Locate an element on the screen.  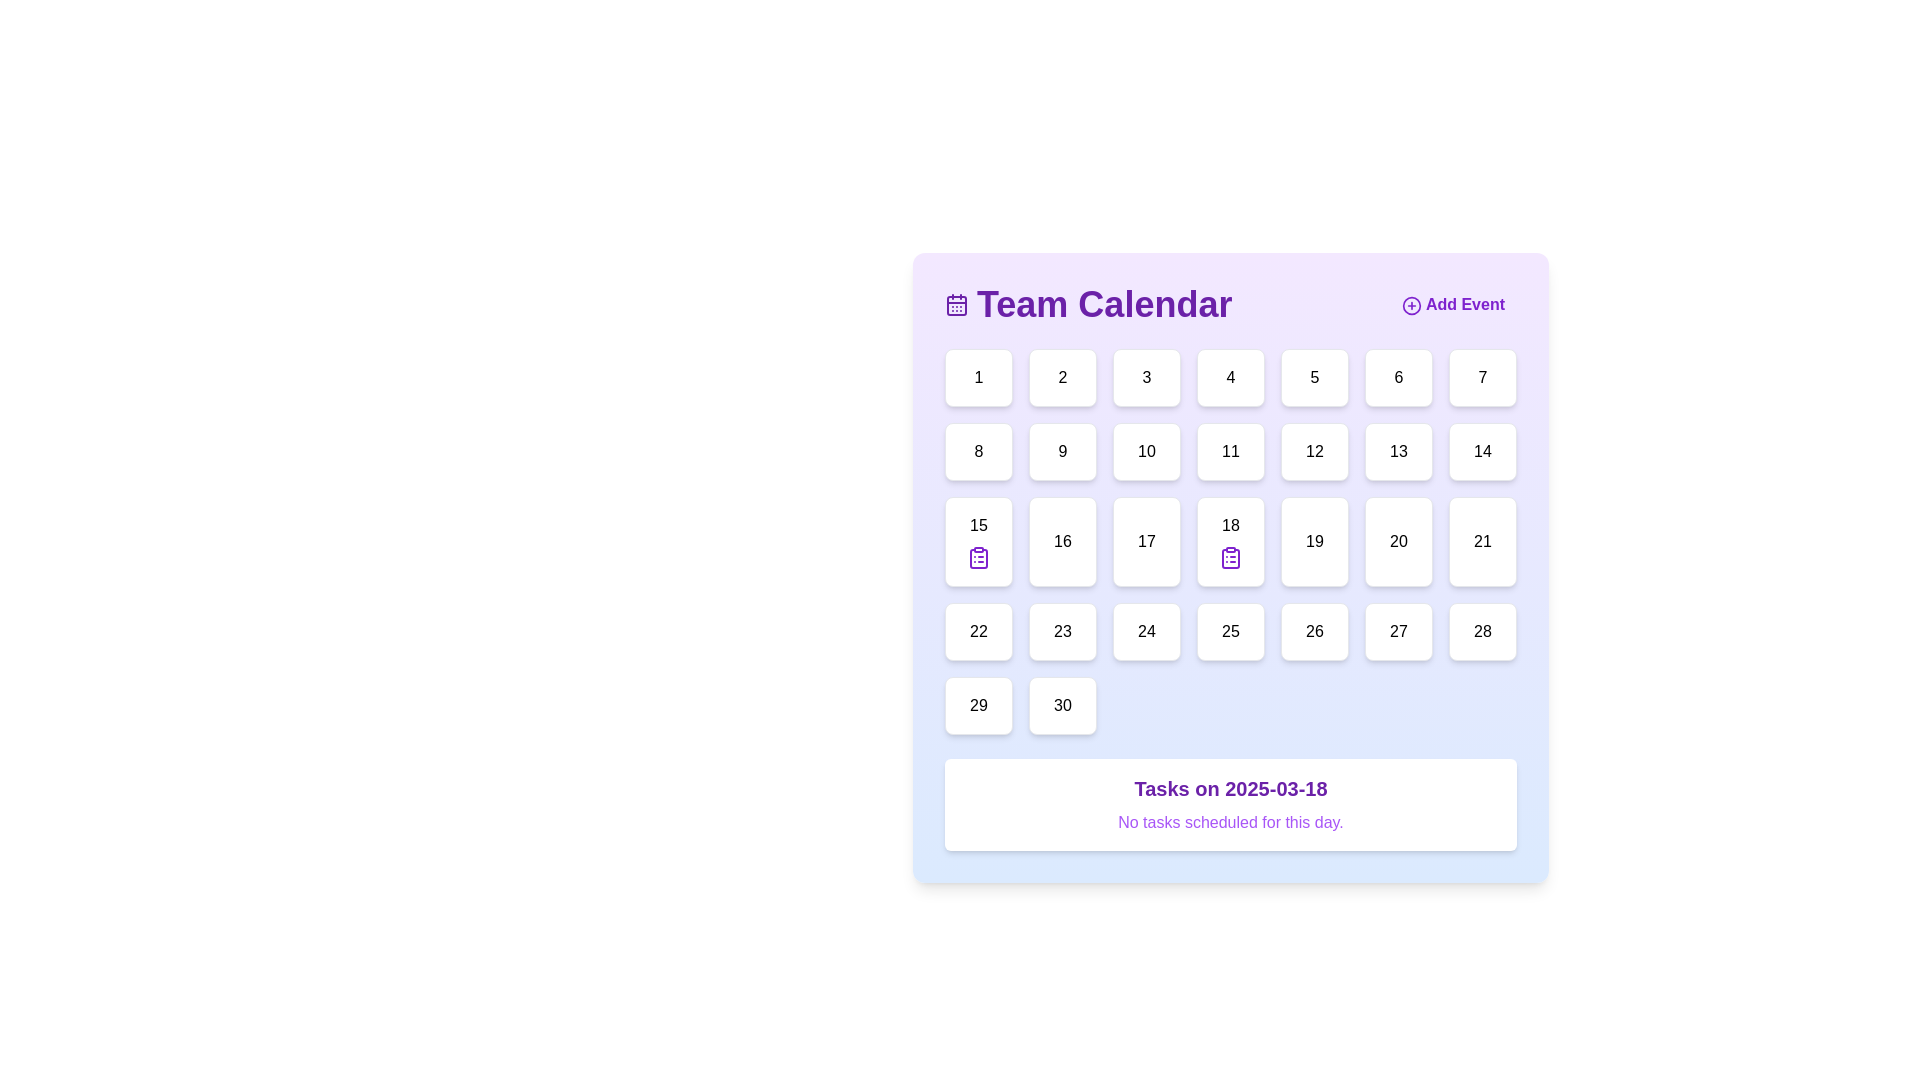
the button displaying the number '21' which is located is located at coordinates (1483, 542).